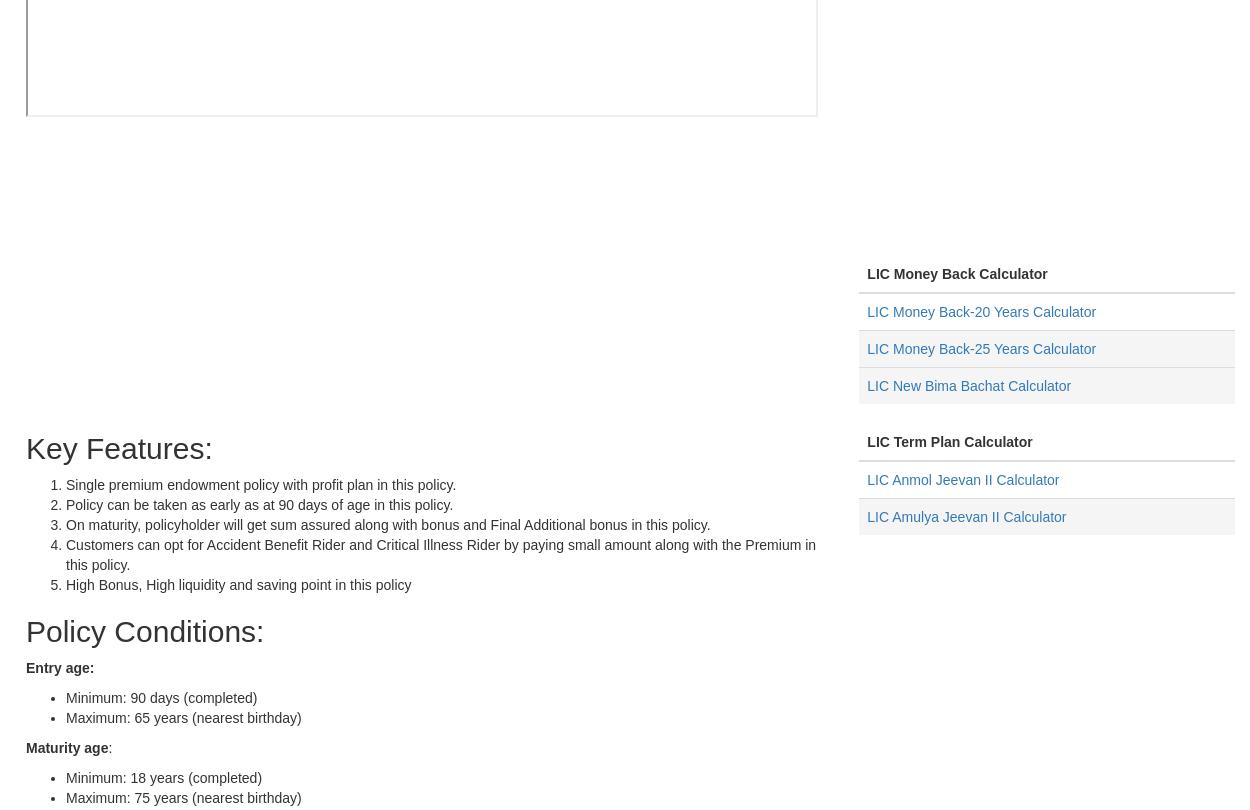 The image size is (1250, 810). I want to click on 'Customers can opt for Accident Benefit Rider and Critical Illness Rider by paying small amount along with the Premium in this policy.', so click(440, 555).